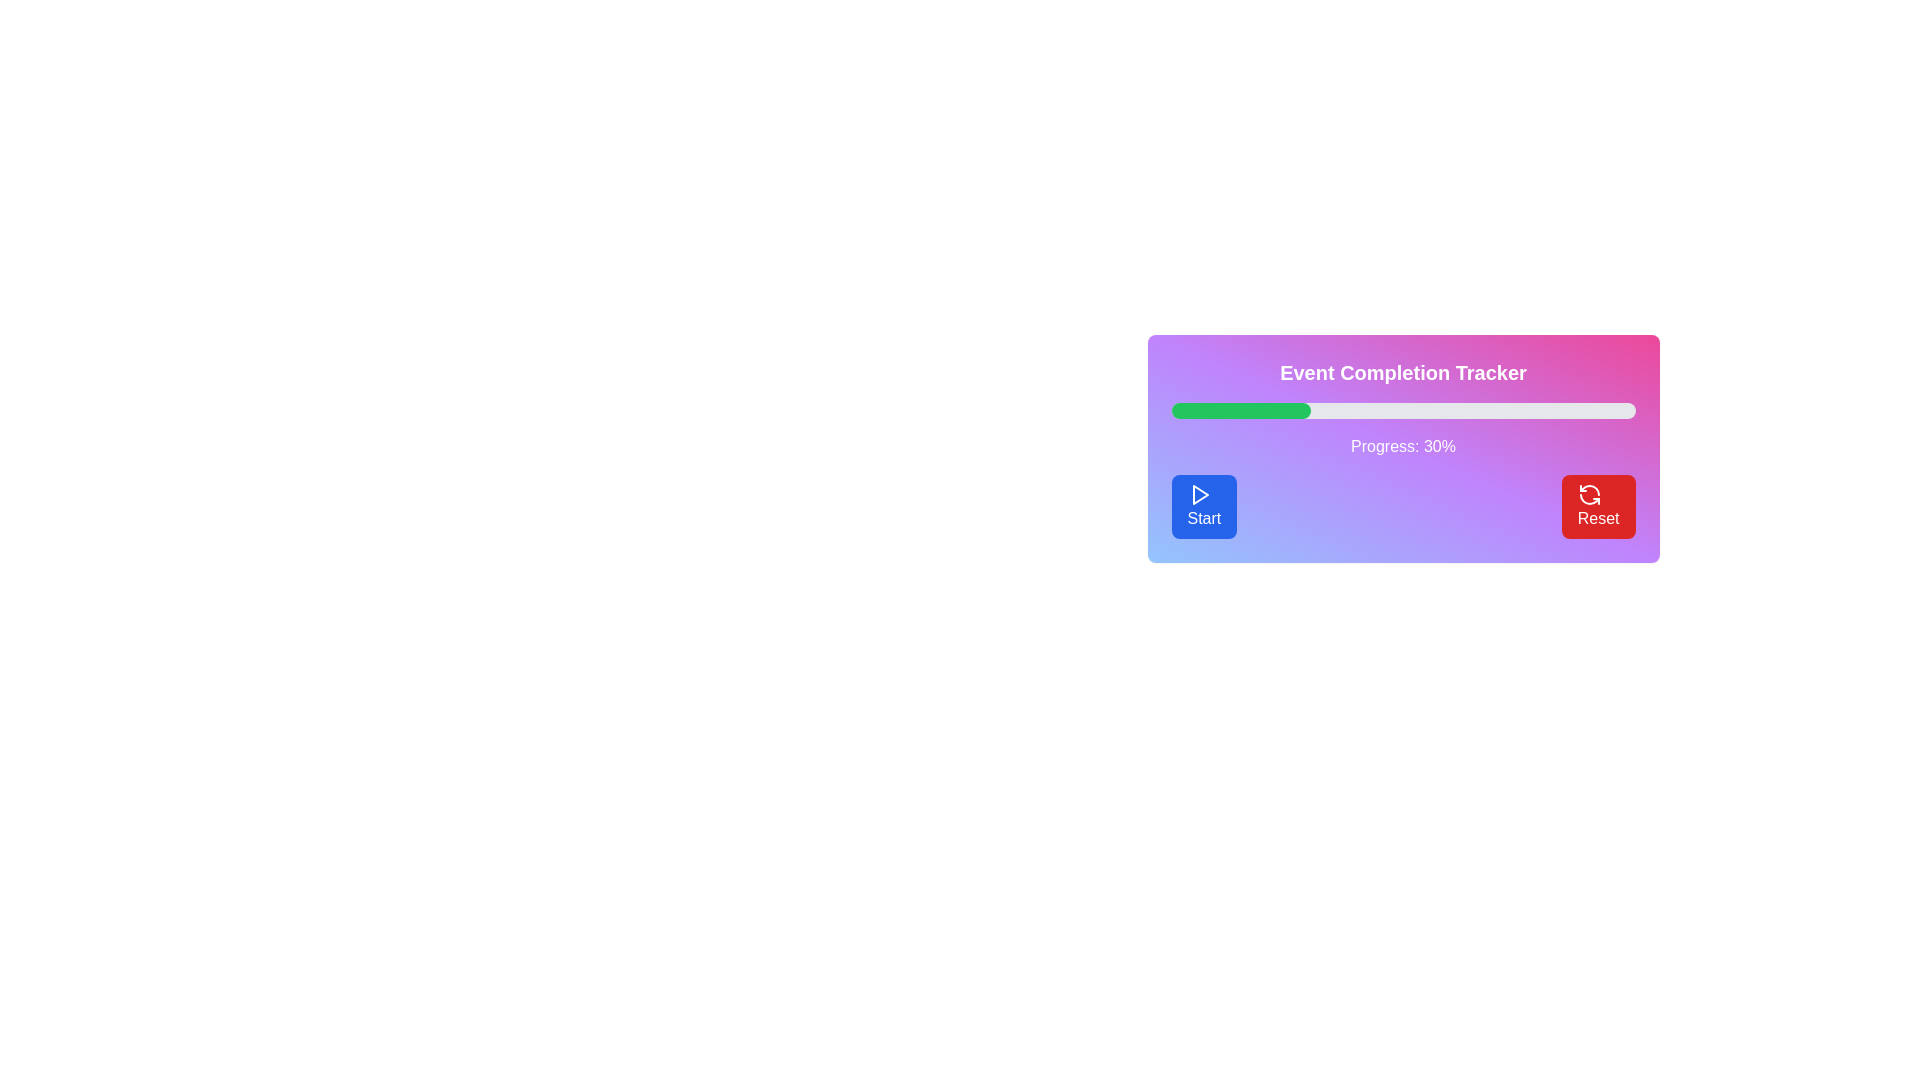 The width and height of the screenshot is (1920, 1080). I want to click on the blue play icon, which is a triangular outline representing the play symbol, located inside the 'Start' button on the 'Event Completion Tracker' interface, so click(1199, 494).